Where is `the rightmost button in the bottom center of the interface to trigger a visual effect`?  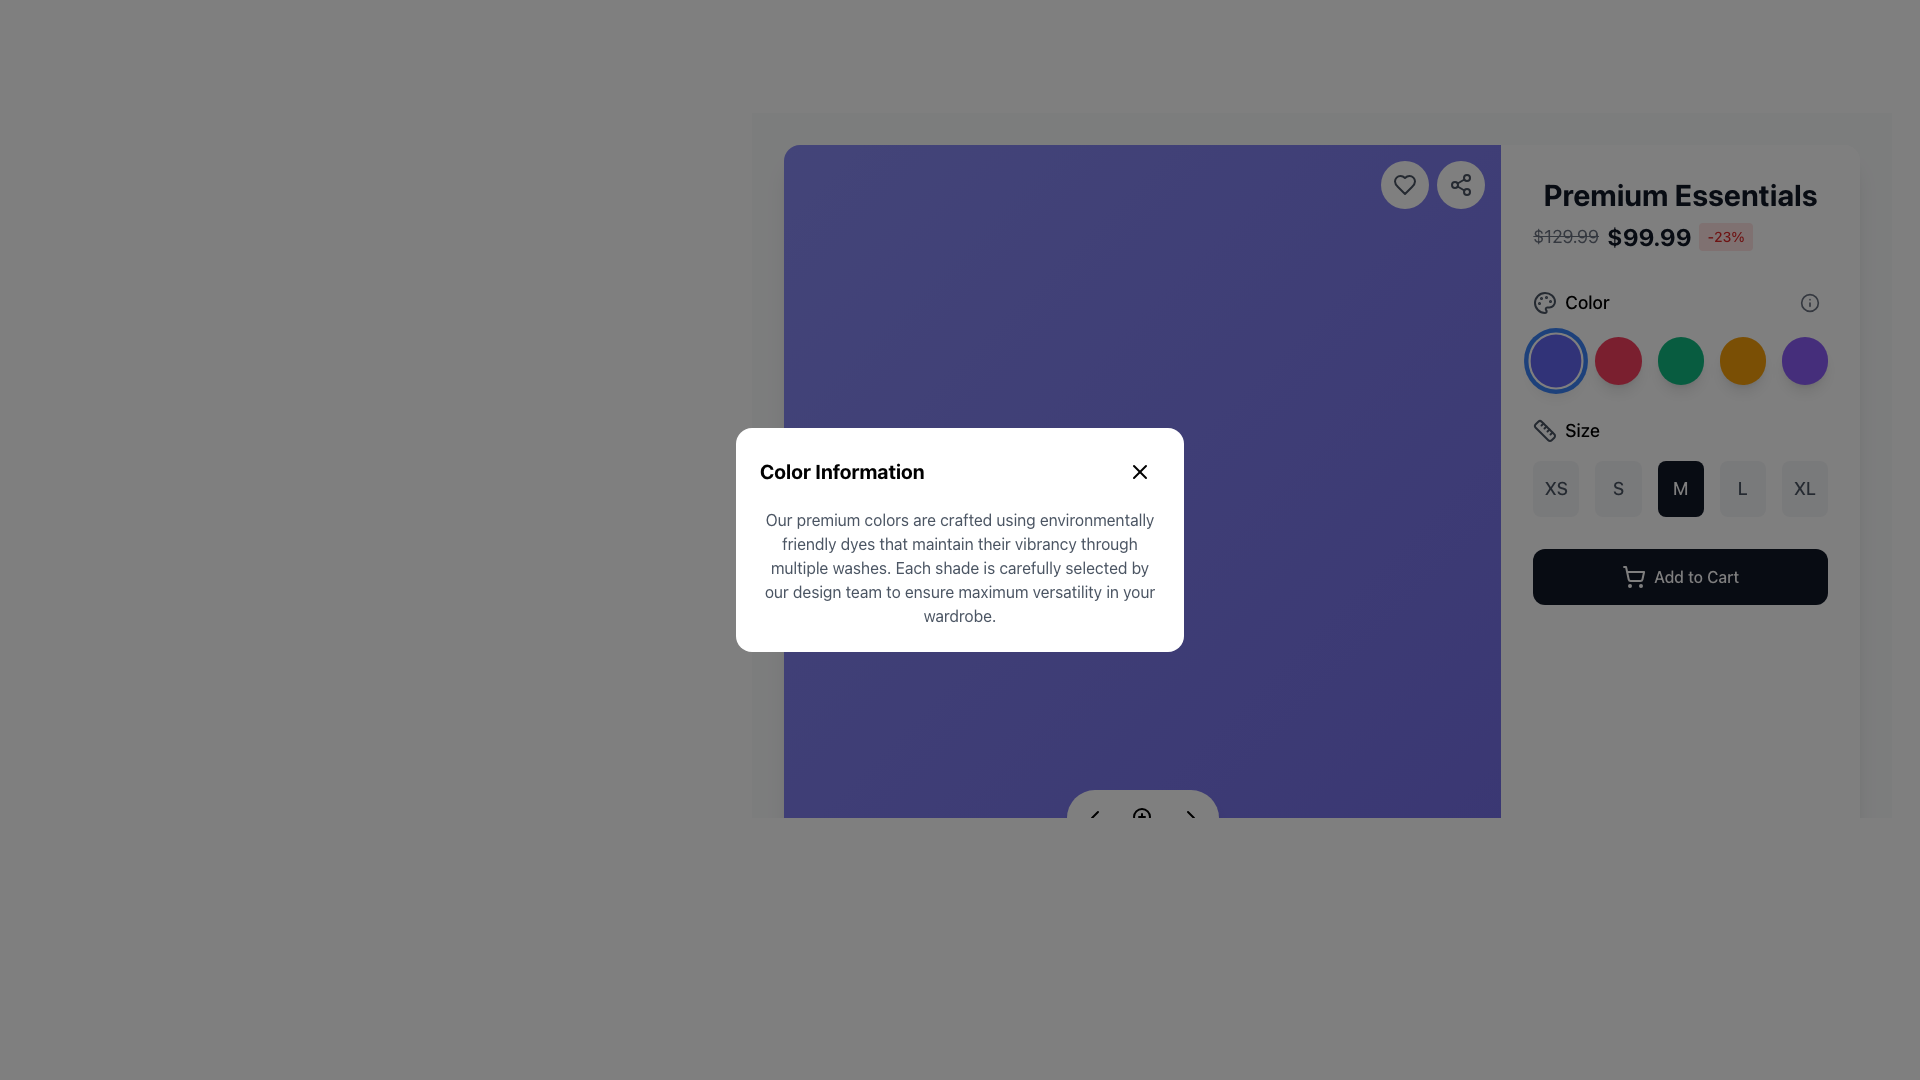
the rightmost button in the bottom center of the interface to trigger a visual effect is located at coordinates (1190, 818).